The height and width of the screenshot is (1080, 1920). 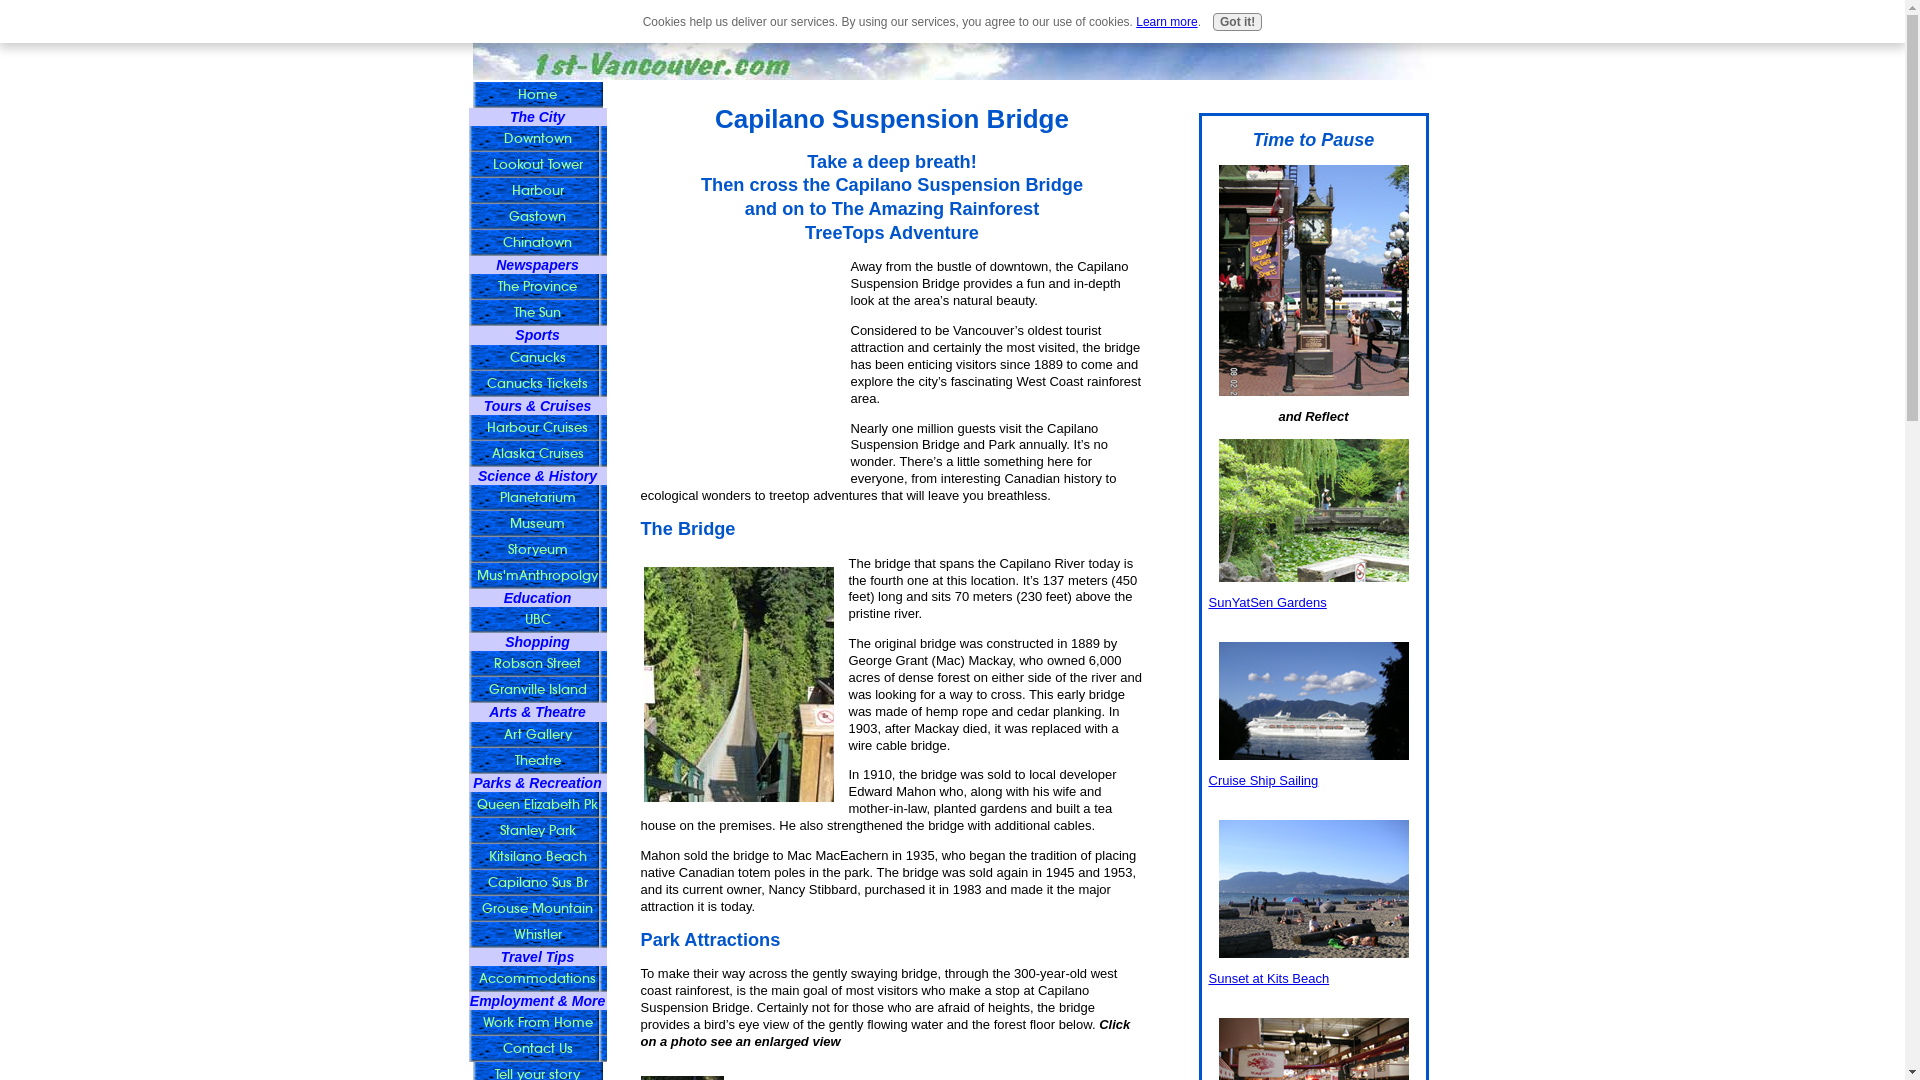 What do you see at coordinates (537, 137) in the screenshot?
I see `'Downtown'` at bounding box center [537, 137].